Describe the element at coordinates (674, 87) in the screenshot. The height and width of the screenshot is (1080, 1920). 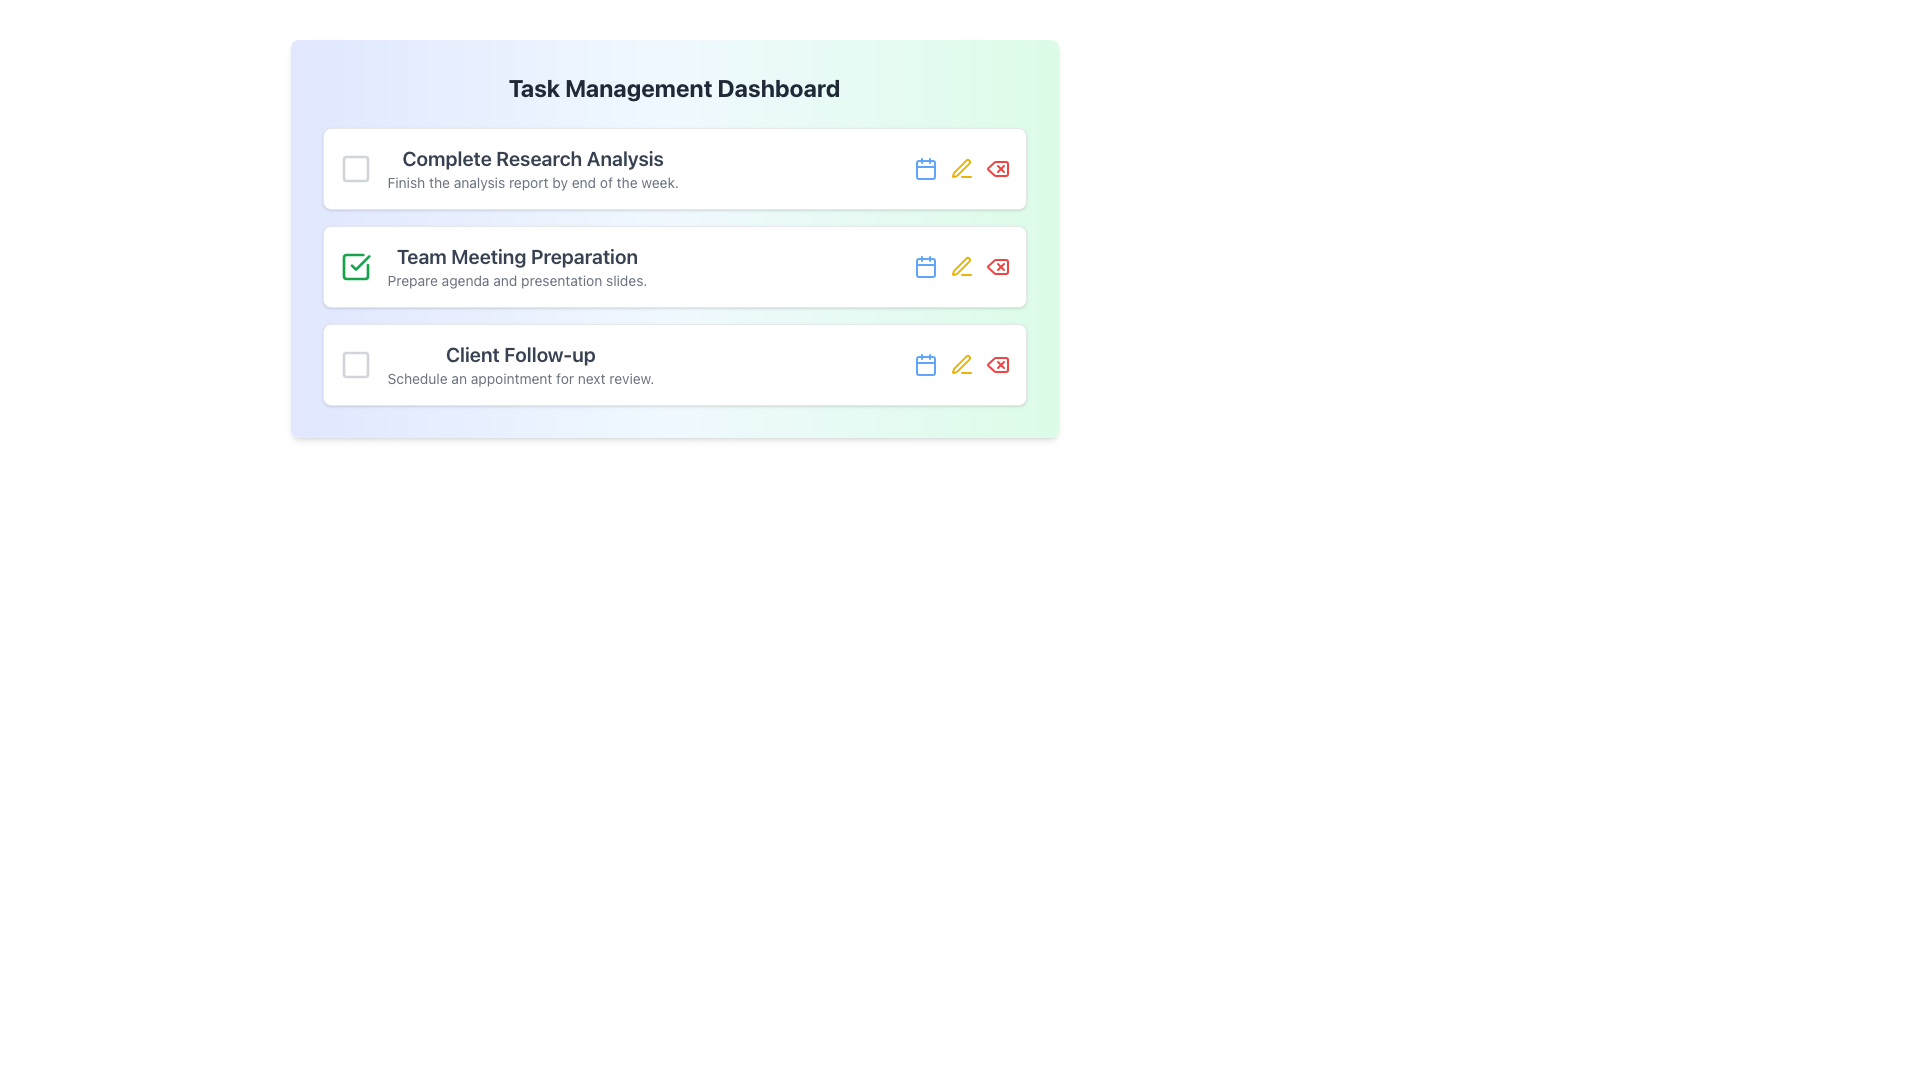
I see `the title text element located at the top center of the dashboard interface, which provides context for the displayed tasks` at that location.